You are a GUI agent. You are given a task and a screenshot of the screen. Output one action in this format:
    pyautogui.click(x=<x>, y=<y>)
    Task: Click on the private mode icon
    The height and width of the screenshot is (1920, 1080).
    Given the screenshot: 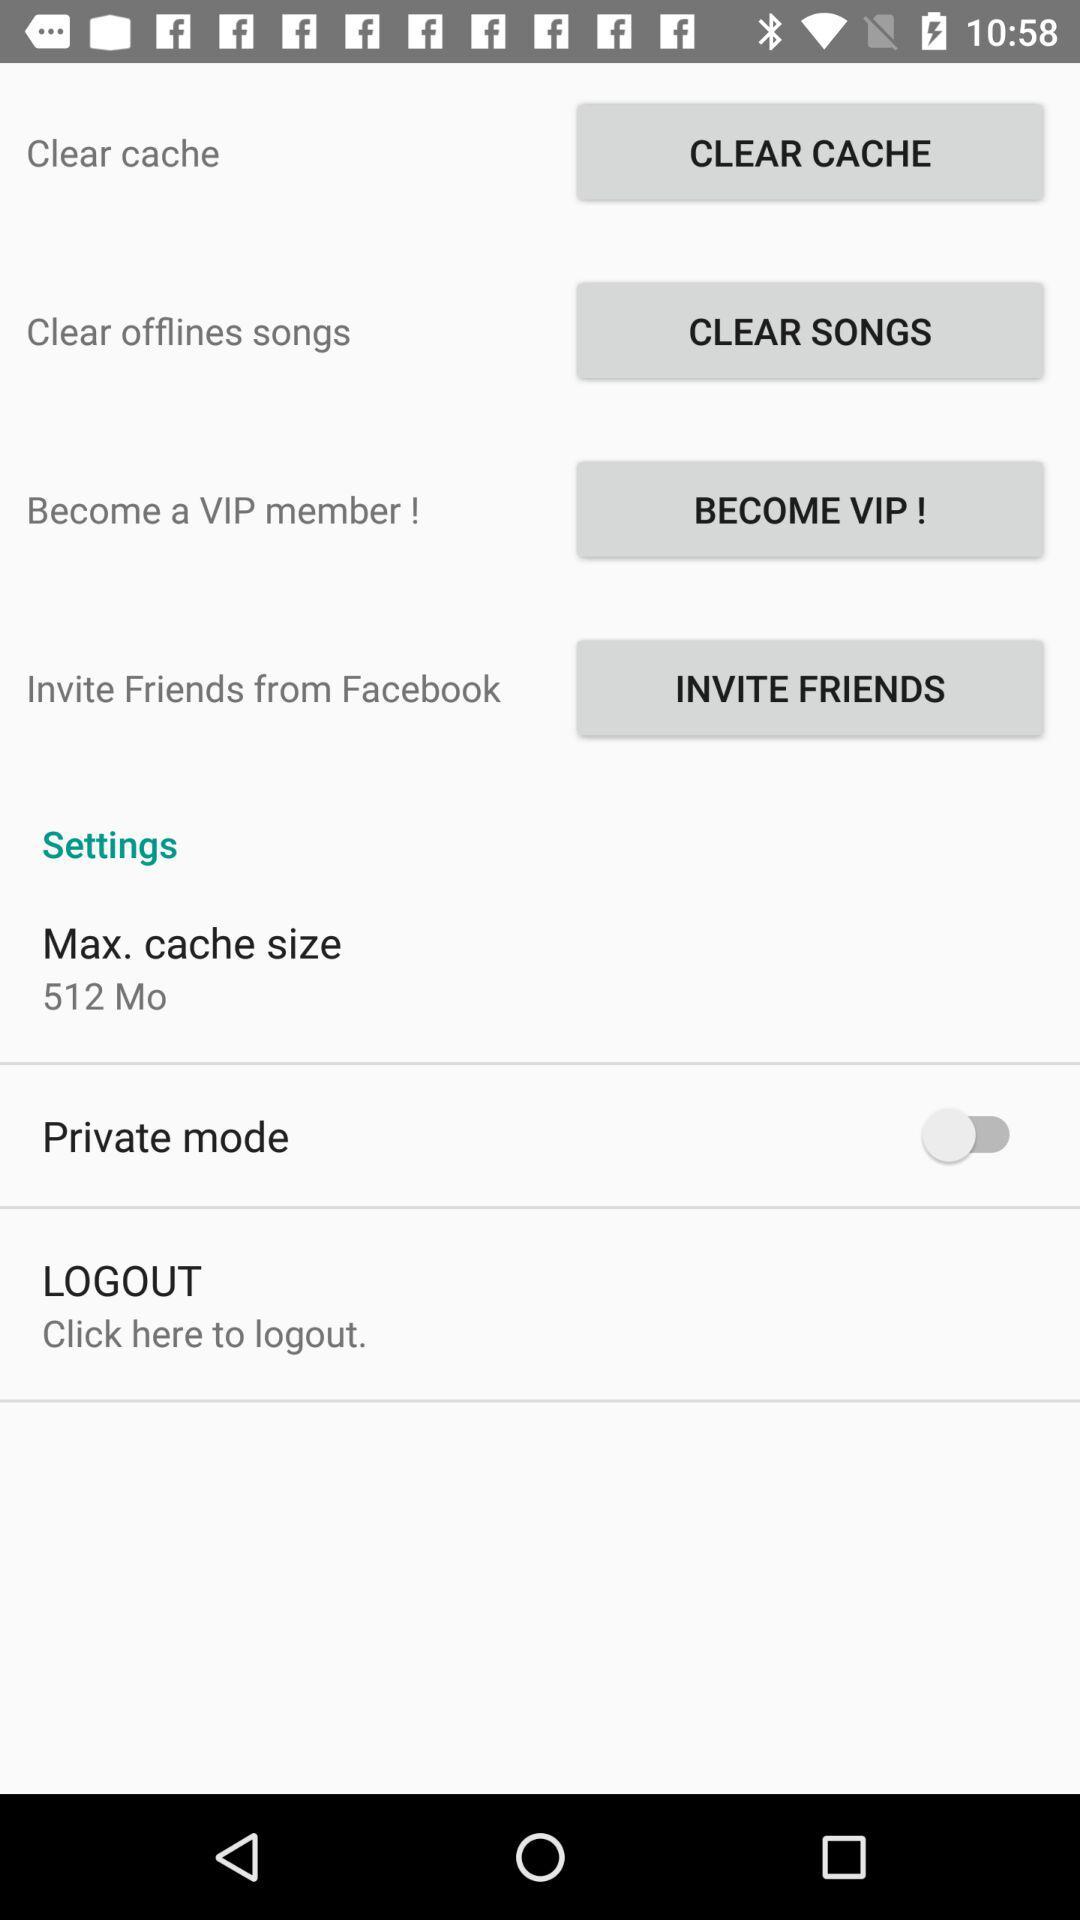 What is the action you would take?
    pyautogui.click(x=164, y=1135)
    